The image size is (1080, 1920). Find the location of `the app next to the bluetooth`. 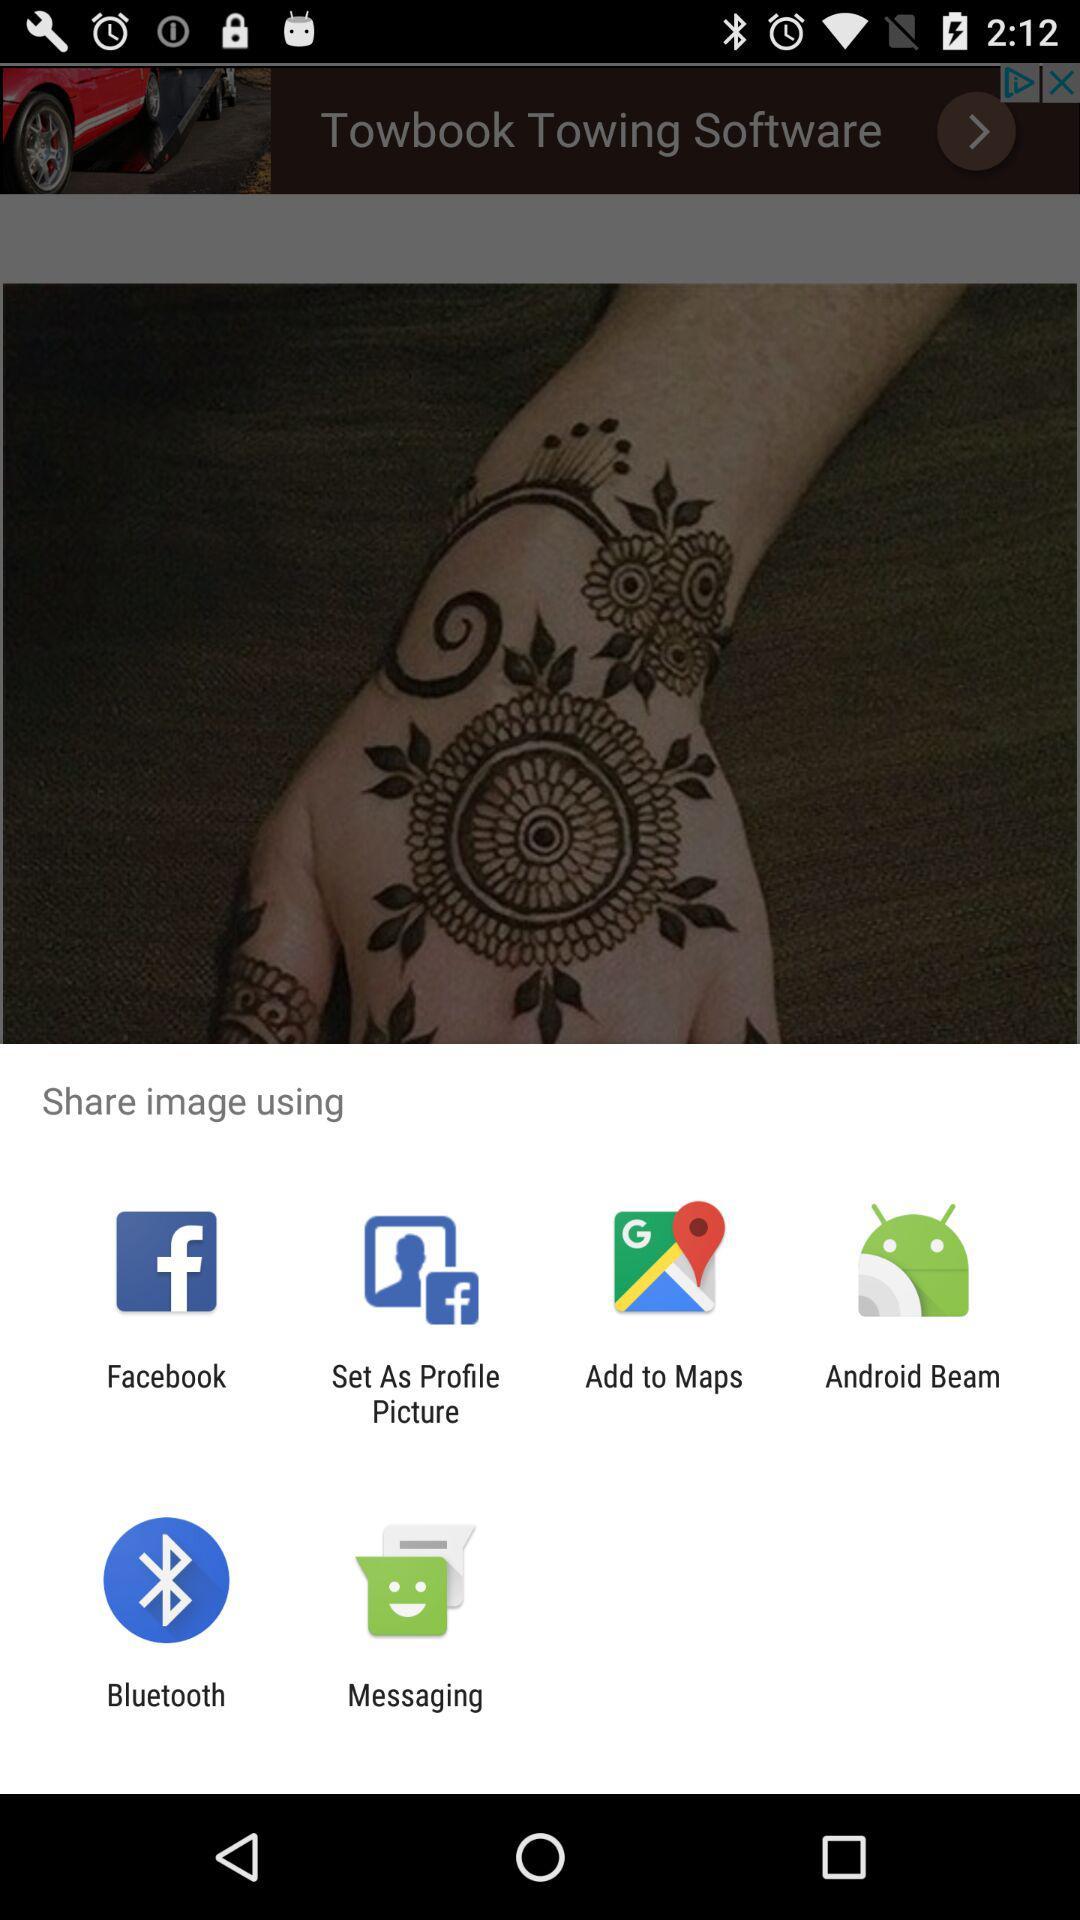

the app next to the bluetooth is located at coordinates (414, 1711).